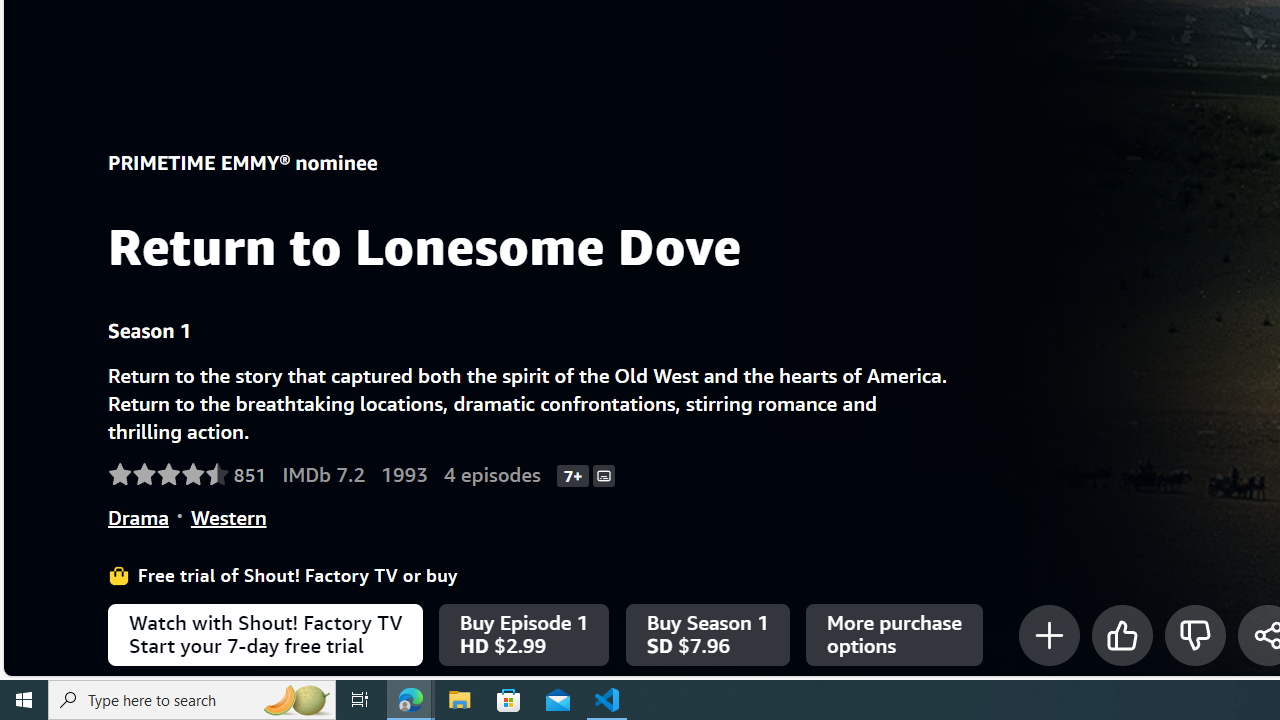  Describe the element at coordinates (1194, 635) in the screenshot. I see `'Not for me'` at that location.